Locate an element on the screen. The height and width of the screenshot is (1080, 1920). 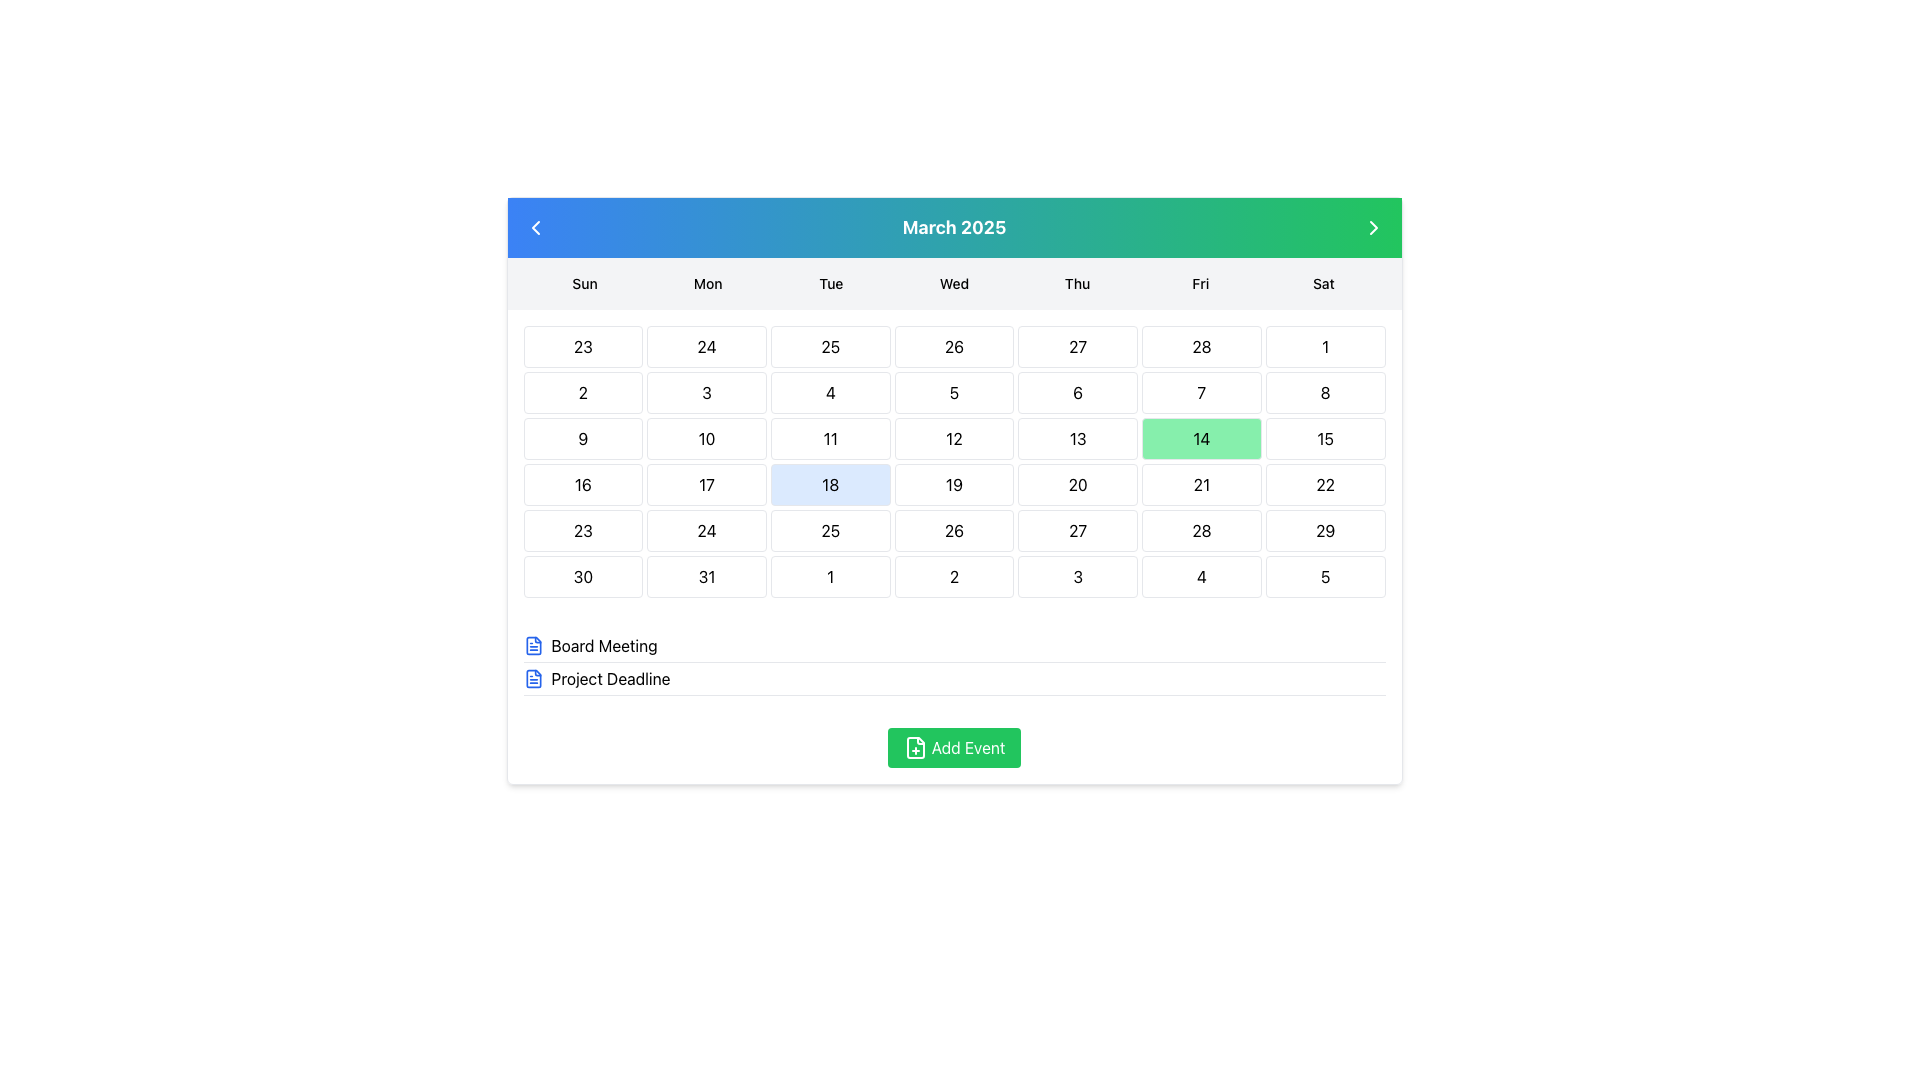
the calendar date cell representing the 2nd day of the month is located at coordinates (582, 393).